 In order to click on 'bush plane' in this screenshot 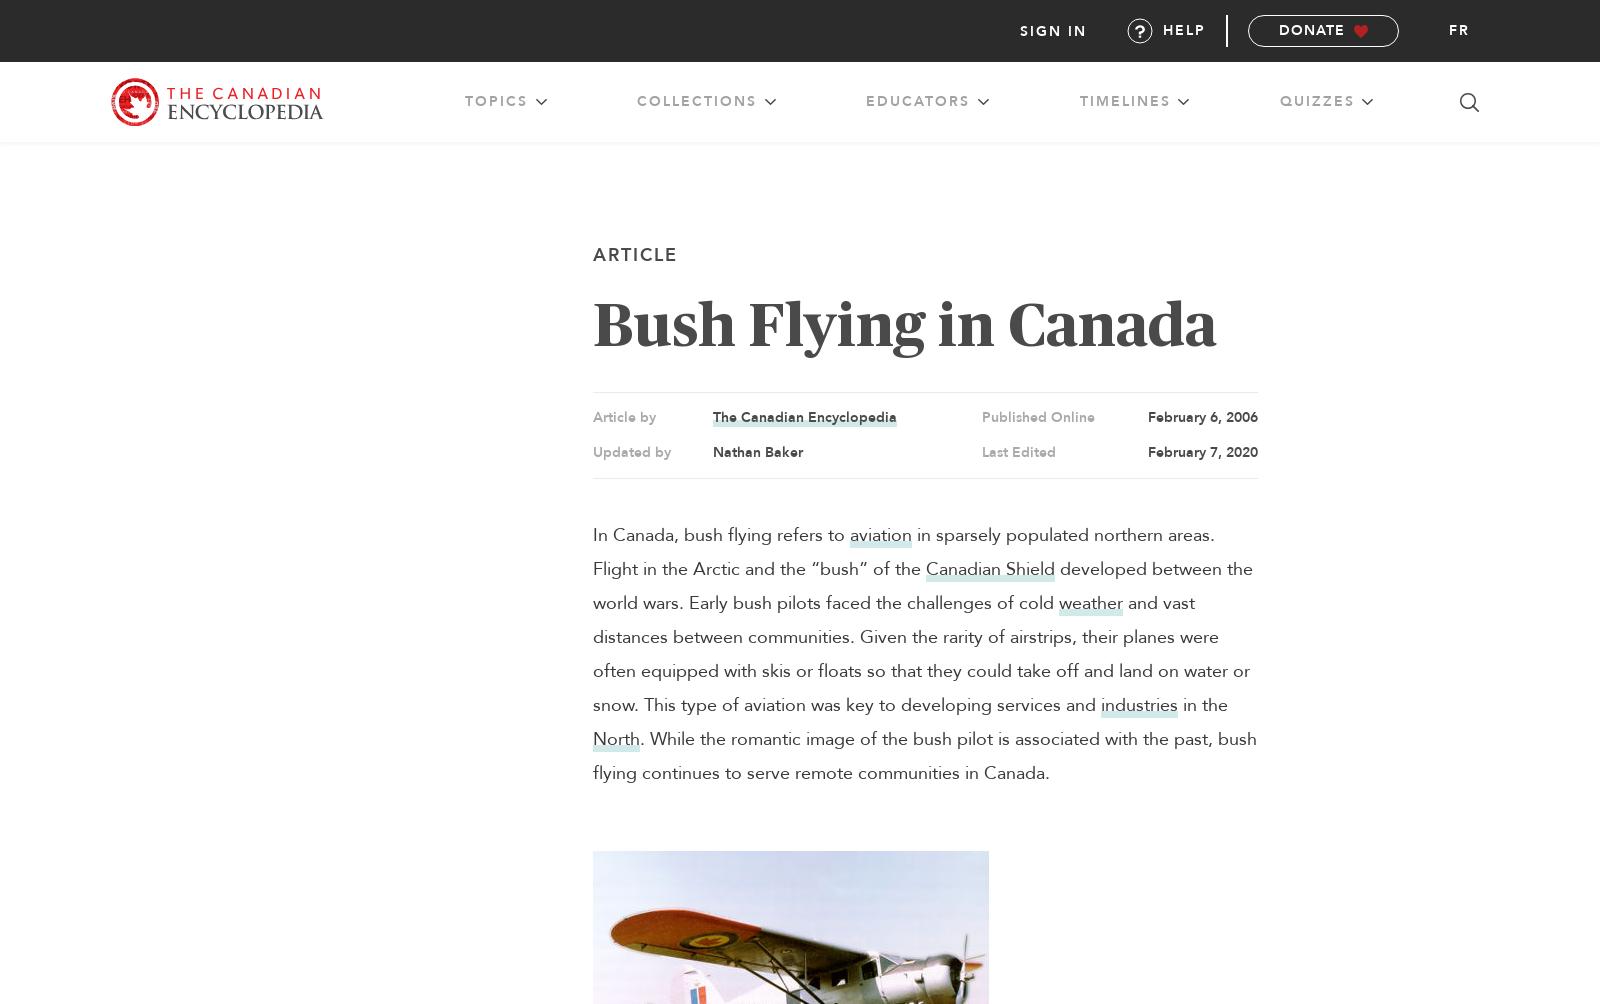, I will do `click(938, 209)`.